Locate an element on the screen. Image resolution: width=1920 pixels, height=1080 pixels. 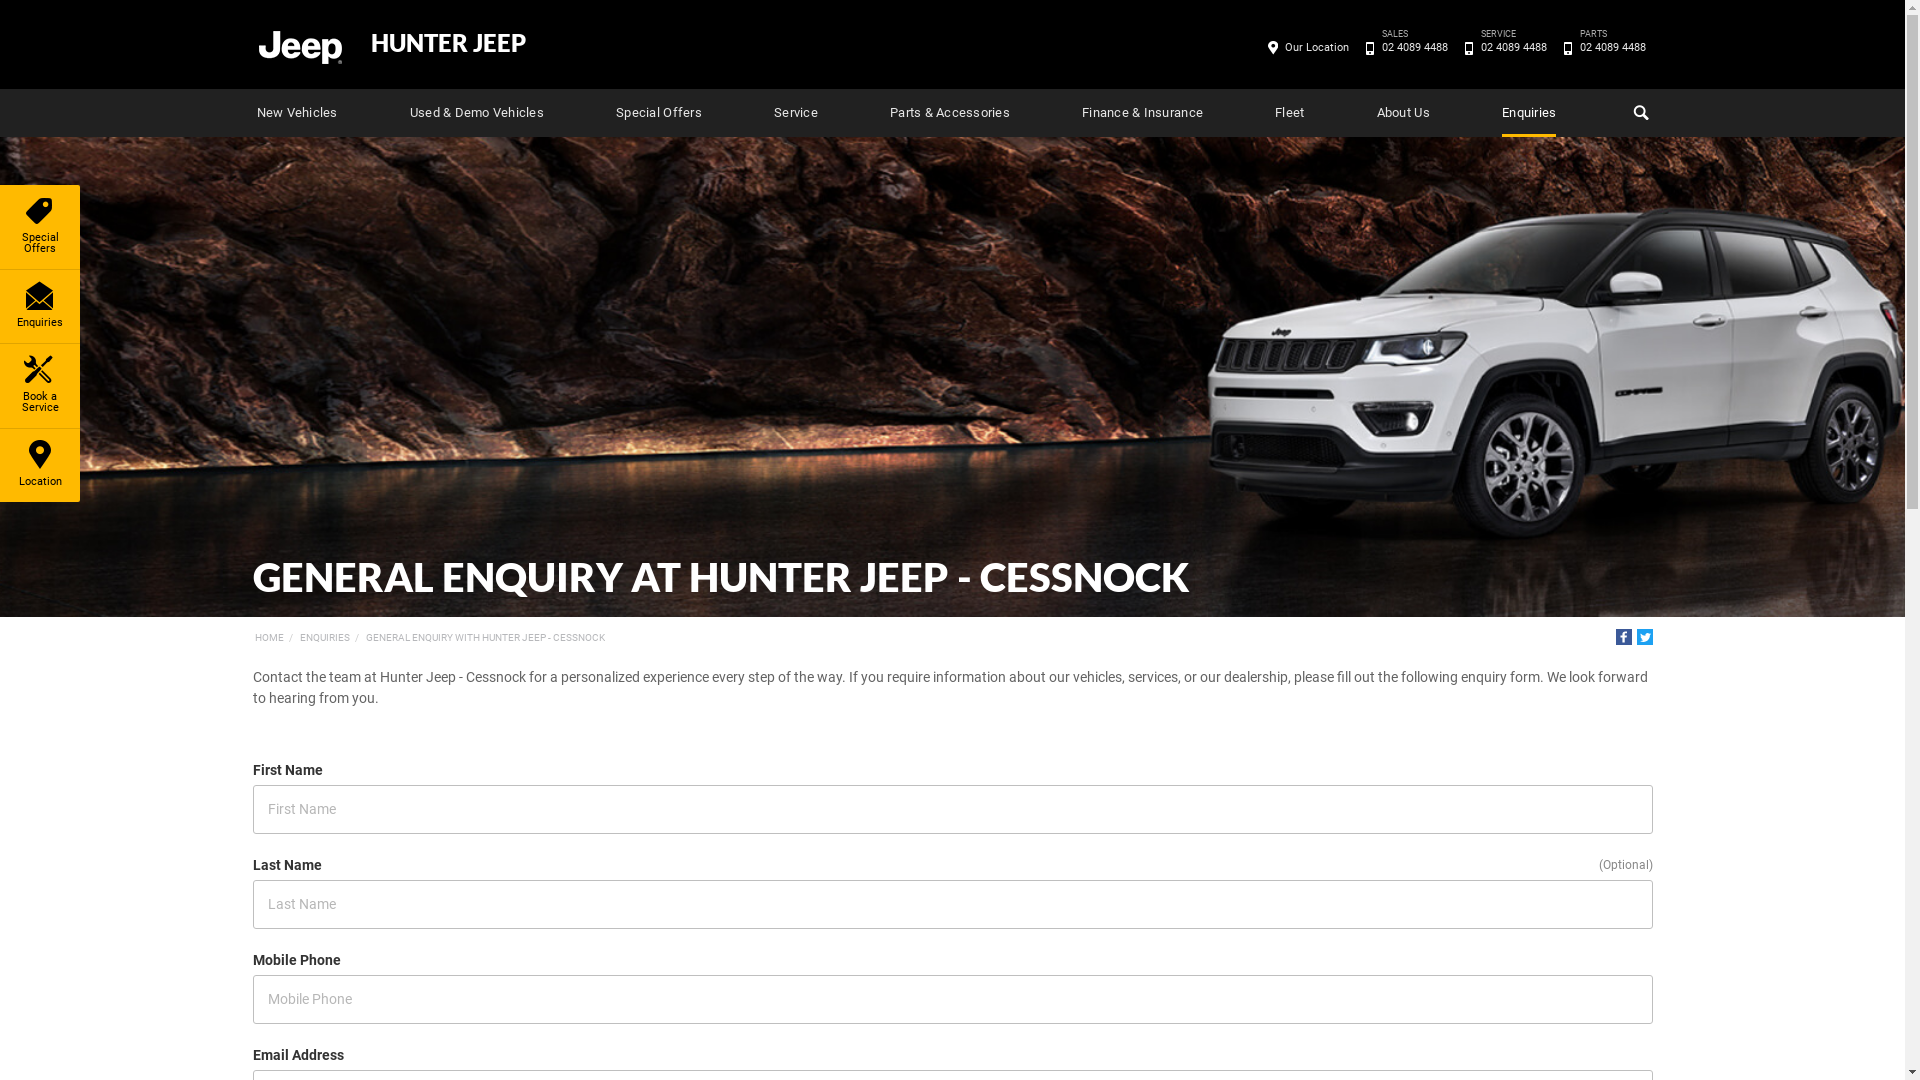
'Special Offers' is located at coordinates (614, 112).